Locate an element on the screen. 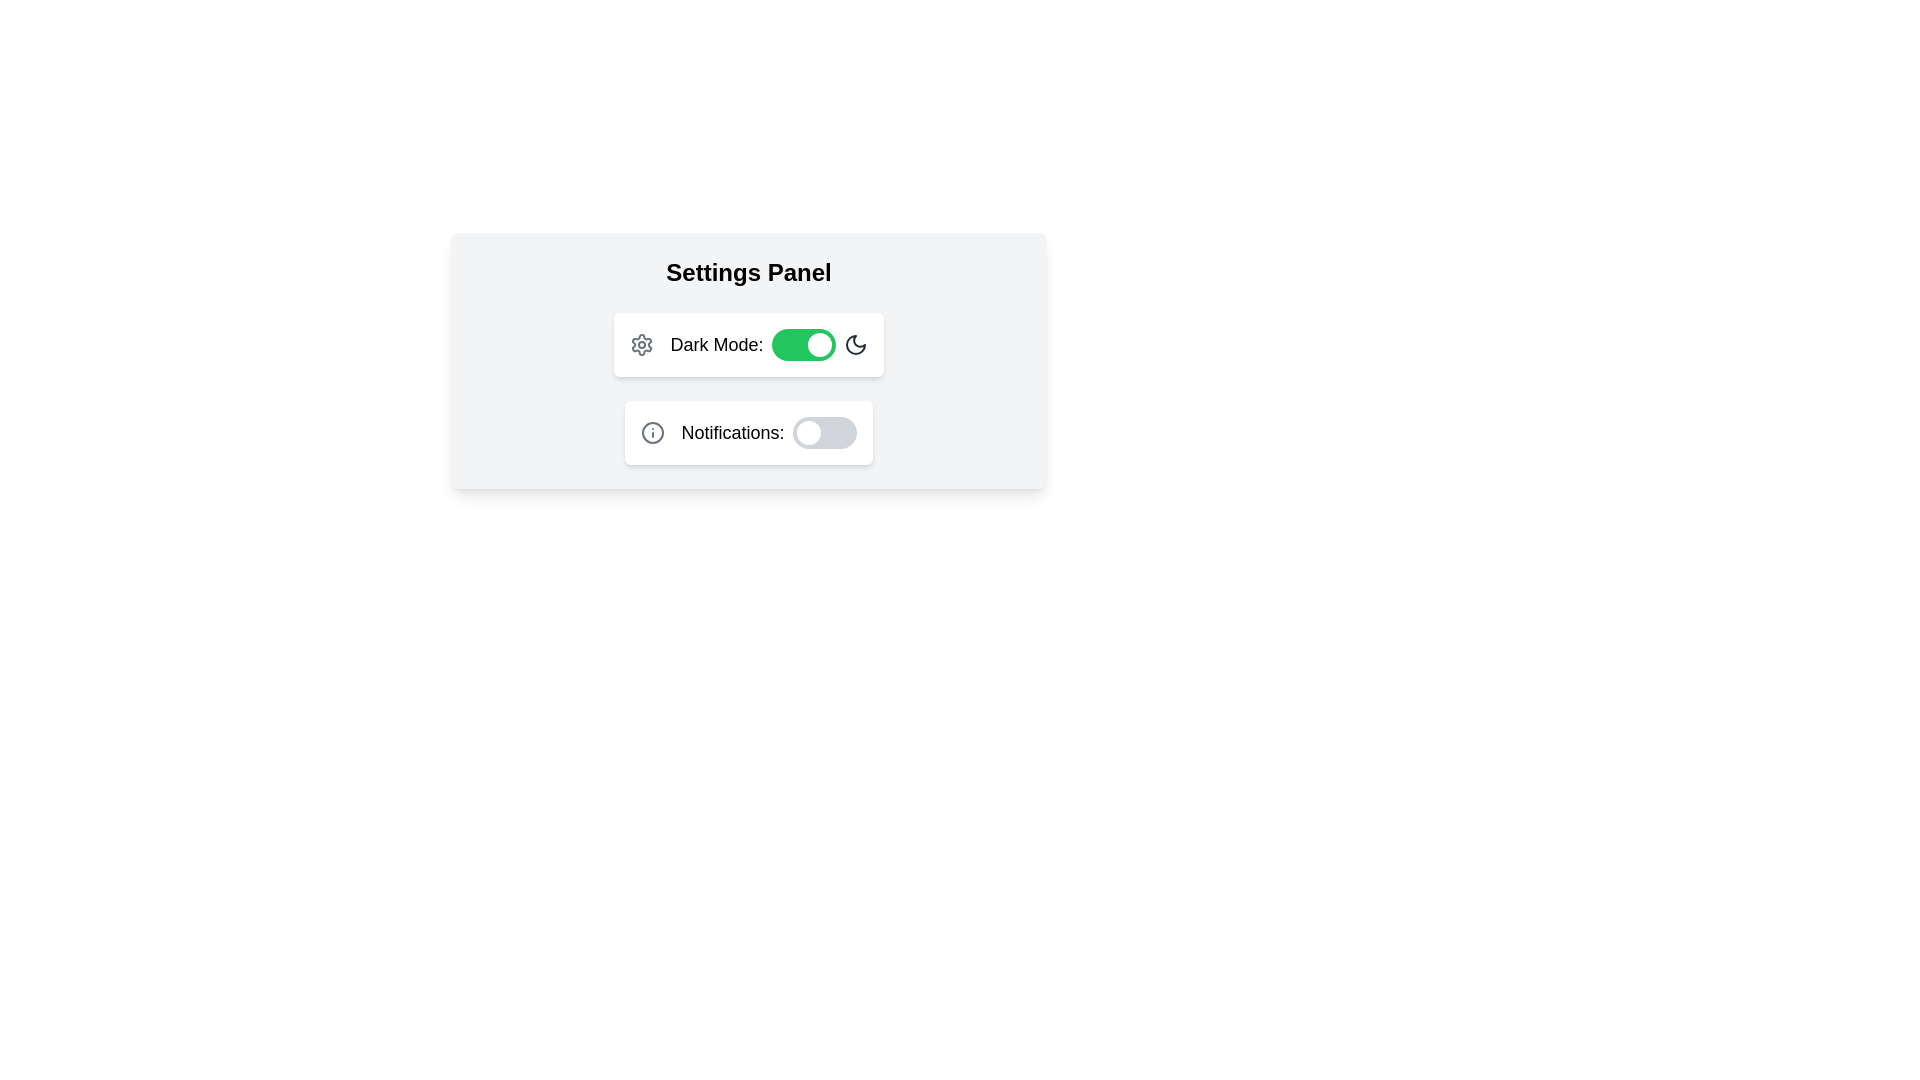 The height and width of the screenshot is (1080, 1920). the gear icon representing the settings for 'Dark Mode', located to the left of the 'Dark Mode:' label is located at coordinates (642, 343).